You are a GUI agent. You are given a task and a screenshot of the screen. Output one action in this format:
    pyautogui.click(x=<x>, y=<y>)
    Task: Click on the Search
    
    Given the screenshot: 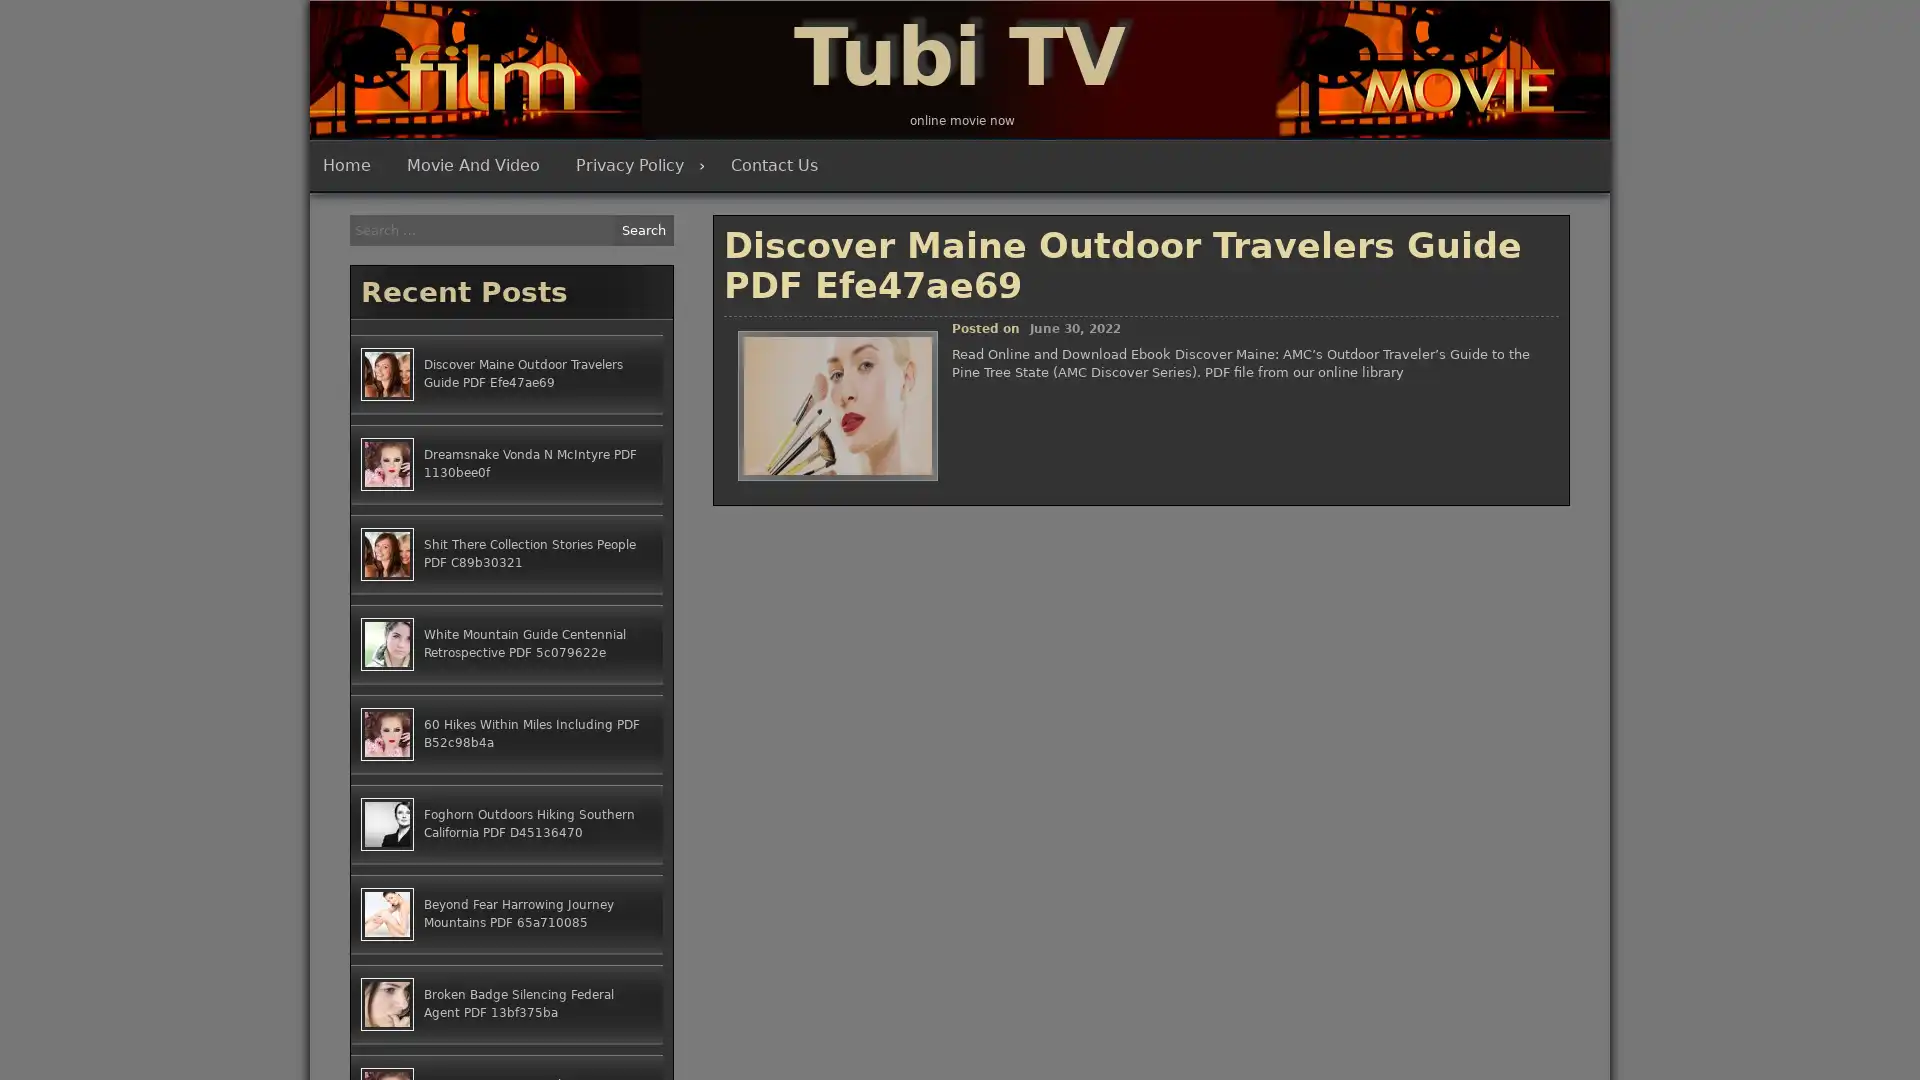 What is the action you would take?
    pyautogui.click(x=643, y=229)
    